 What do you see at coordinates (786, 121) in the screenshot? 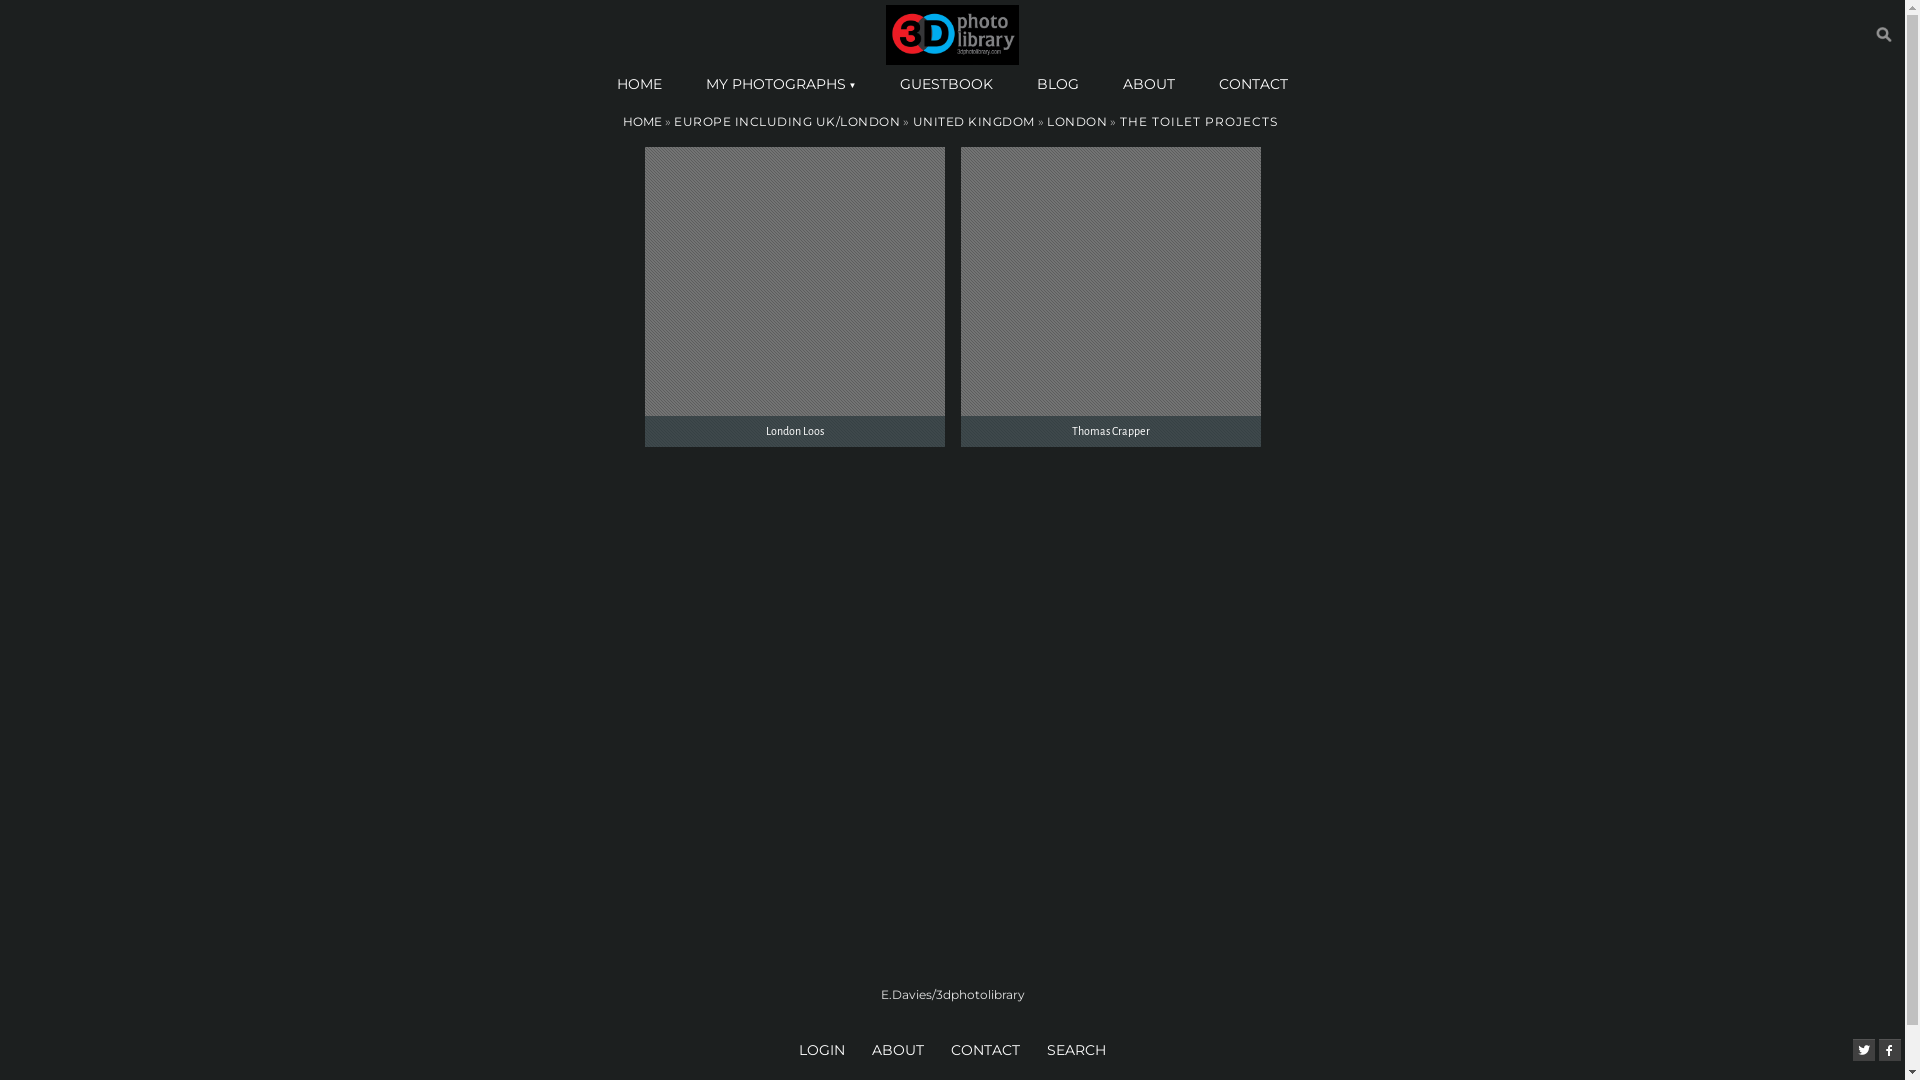
I see `'EUROPE INCLUDING UK/LONDON'` at bounding box center [786, 121].